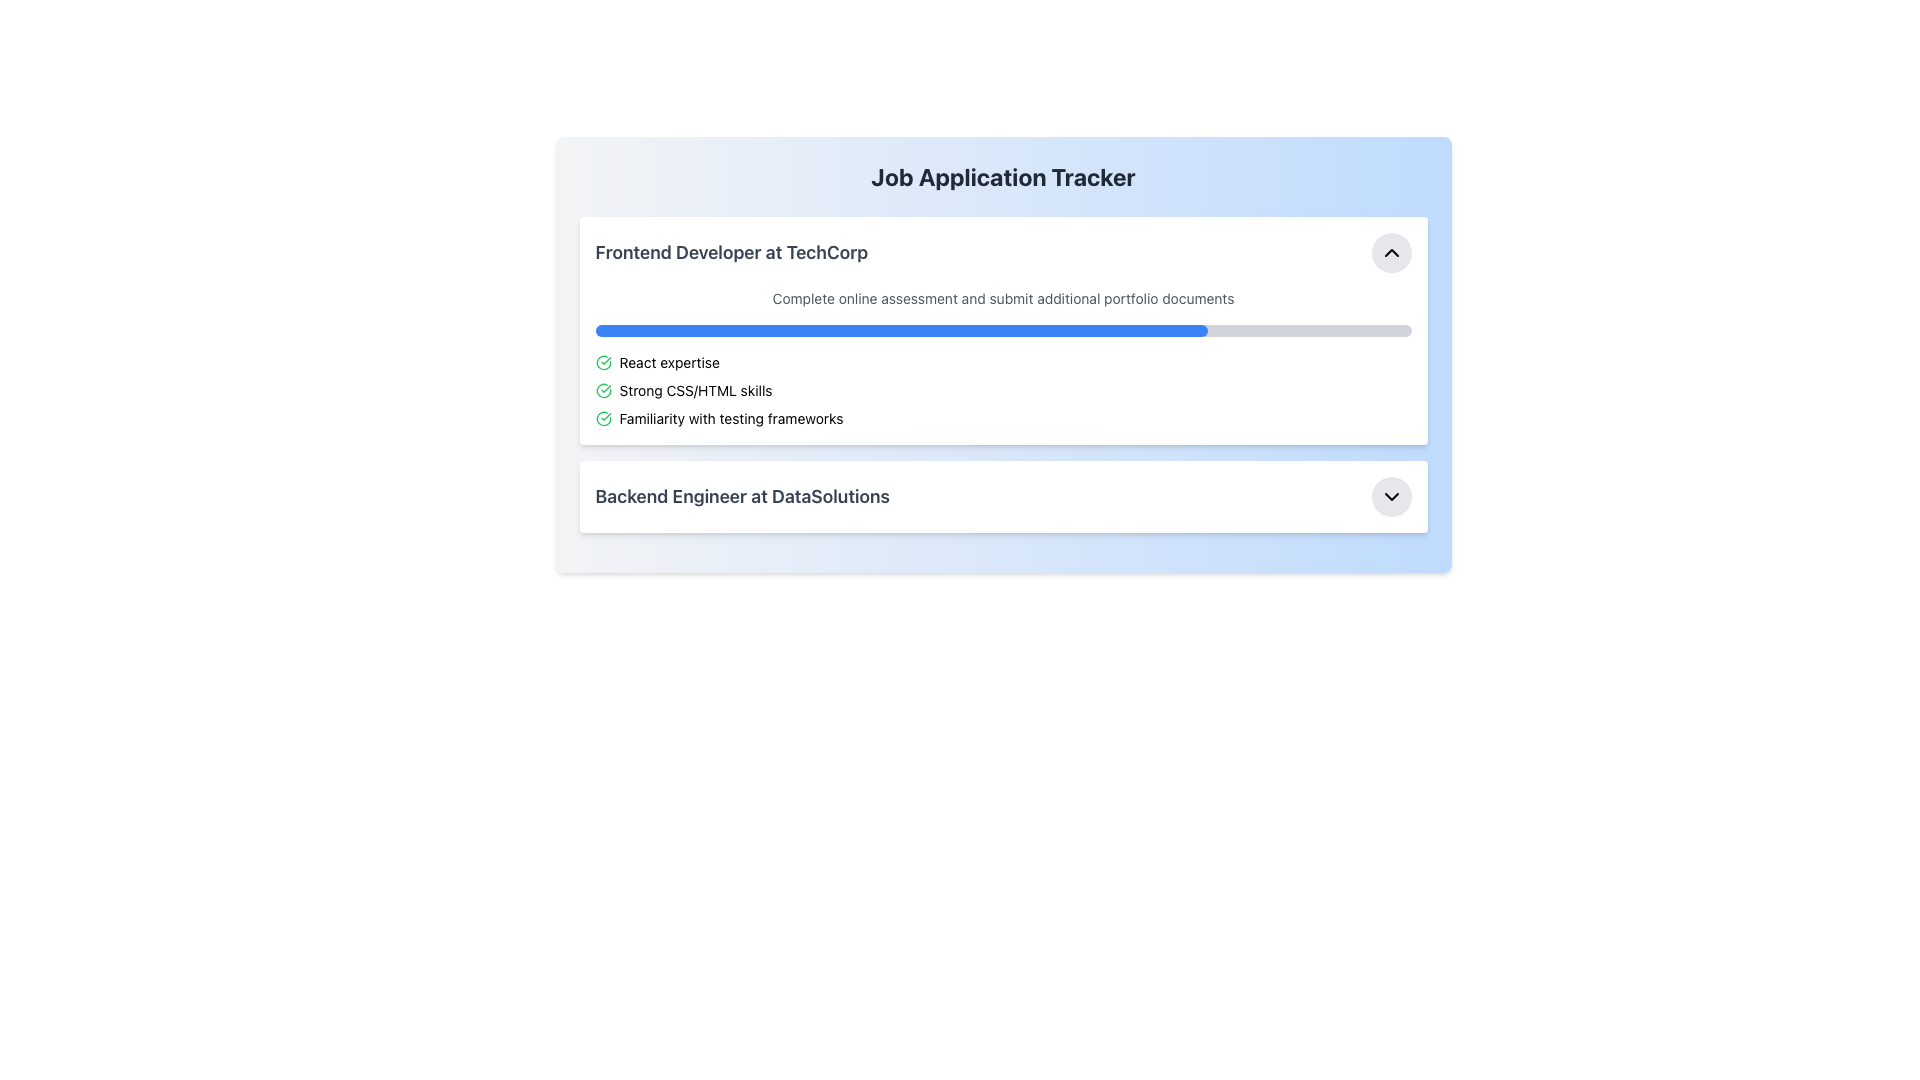 Image resolution: width=1920 pixels, height=1080 pixels. Describe the element at coordinates (1003, 330) in the screenshot. I see `the horizontal progress bar located below the text 'Complete online assessment and submit additional portfolio documents' and above the list of bullet points describing job requirements` at that location.